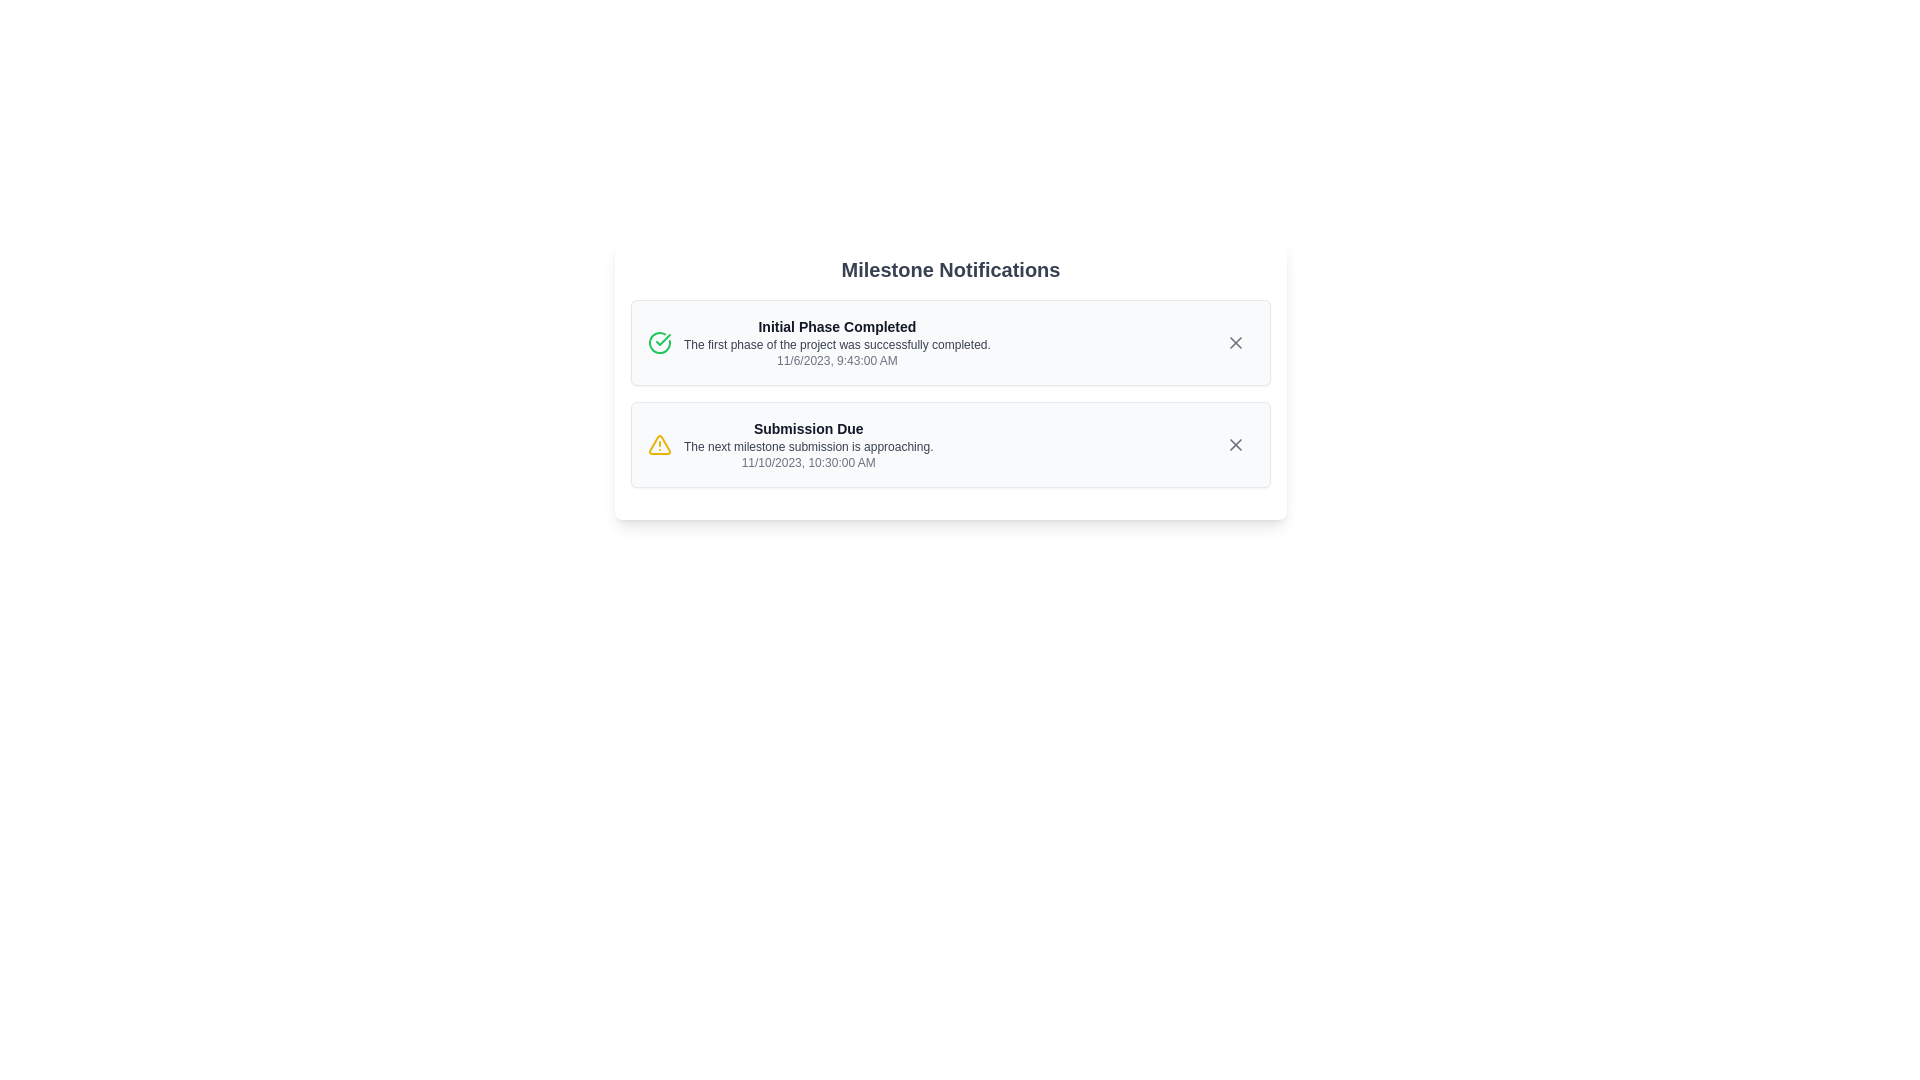  Describe the element at coordinates (1235, 443) in the screenshot. I see `close button for the milestone 2` at that location.